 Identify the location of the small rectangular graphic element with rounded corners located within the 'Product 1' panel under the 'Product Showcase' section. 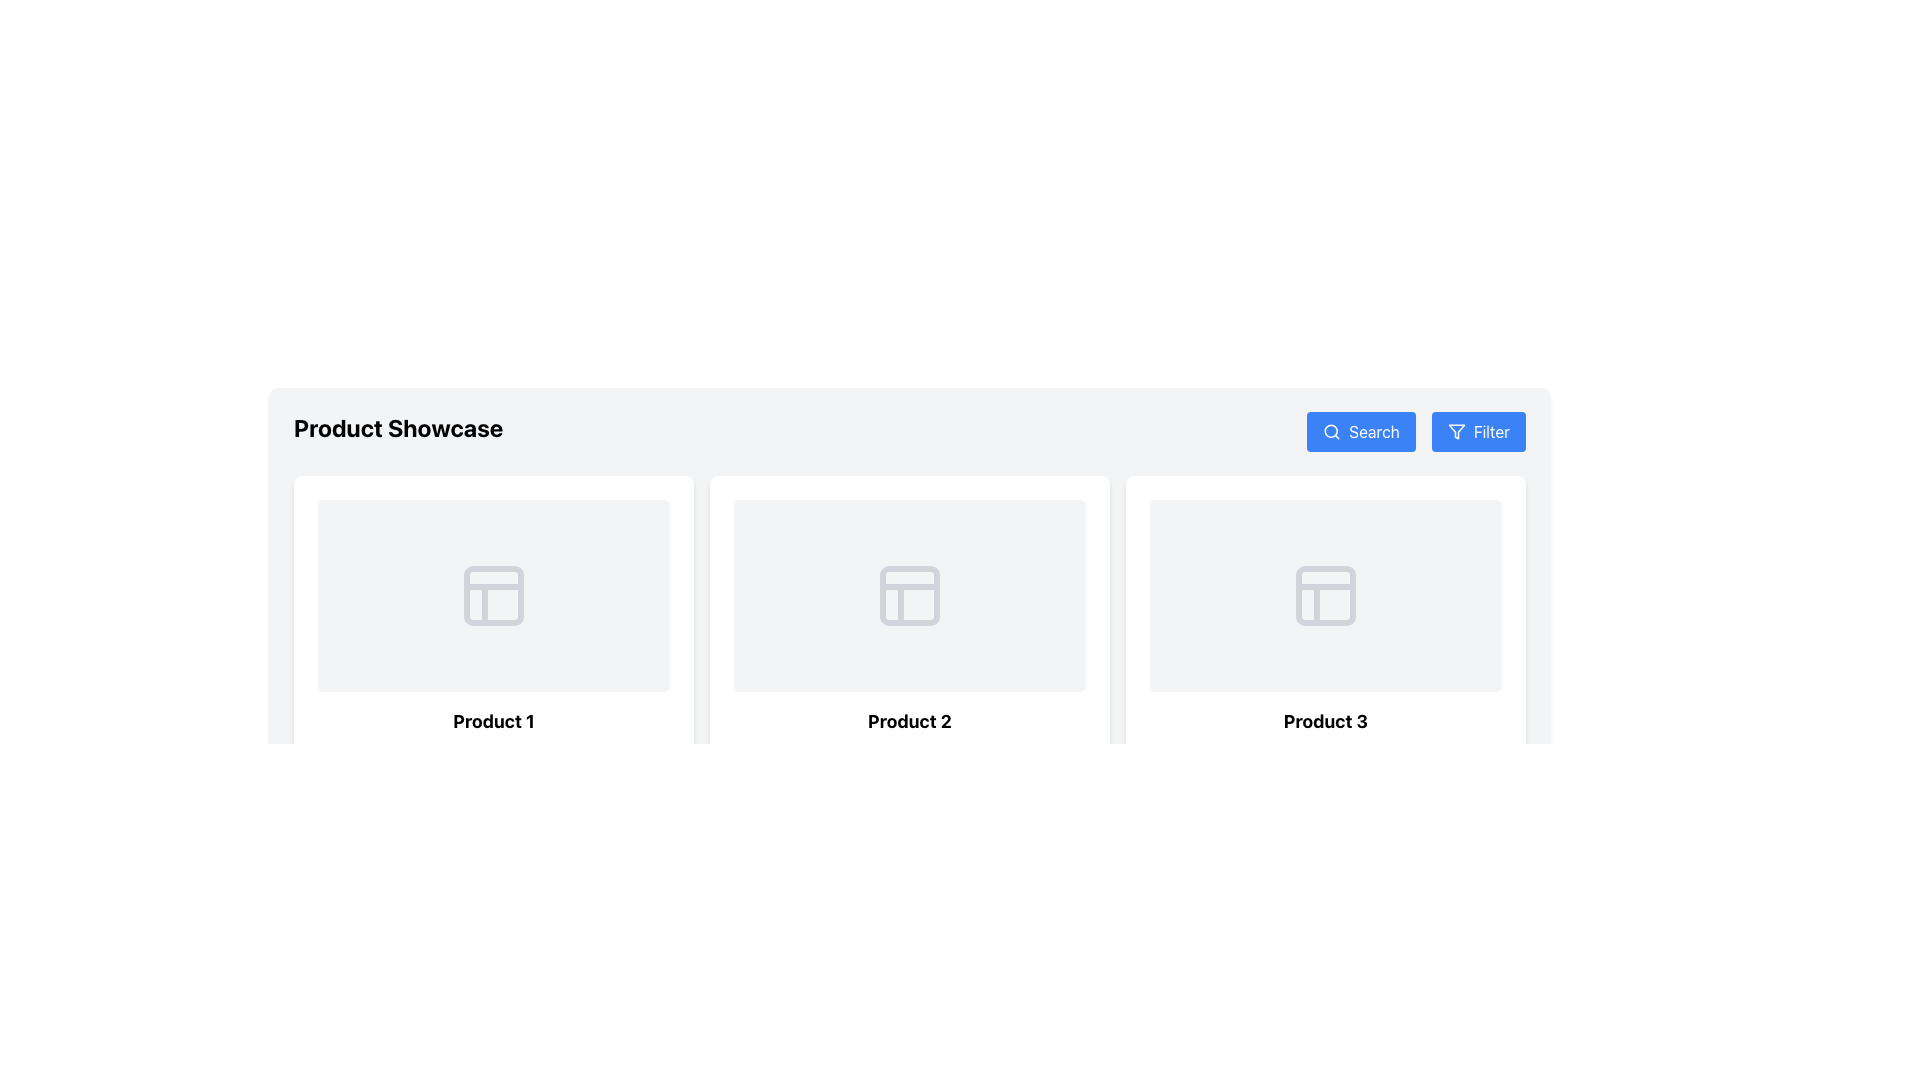
(494, 595).